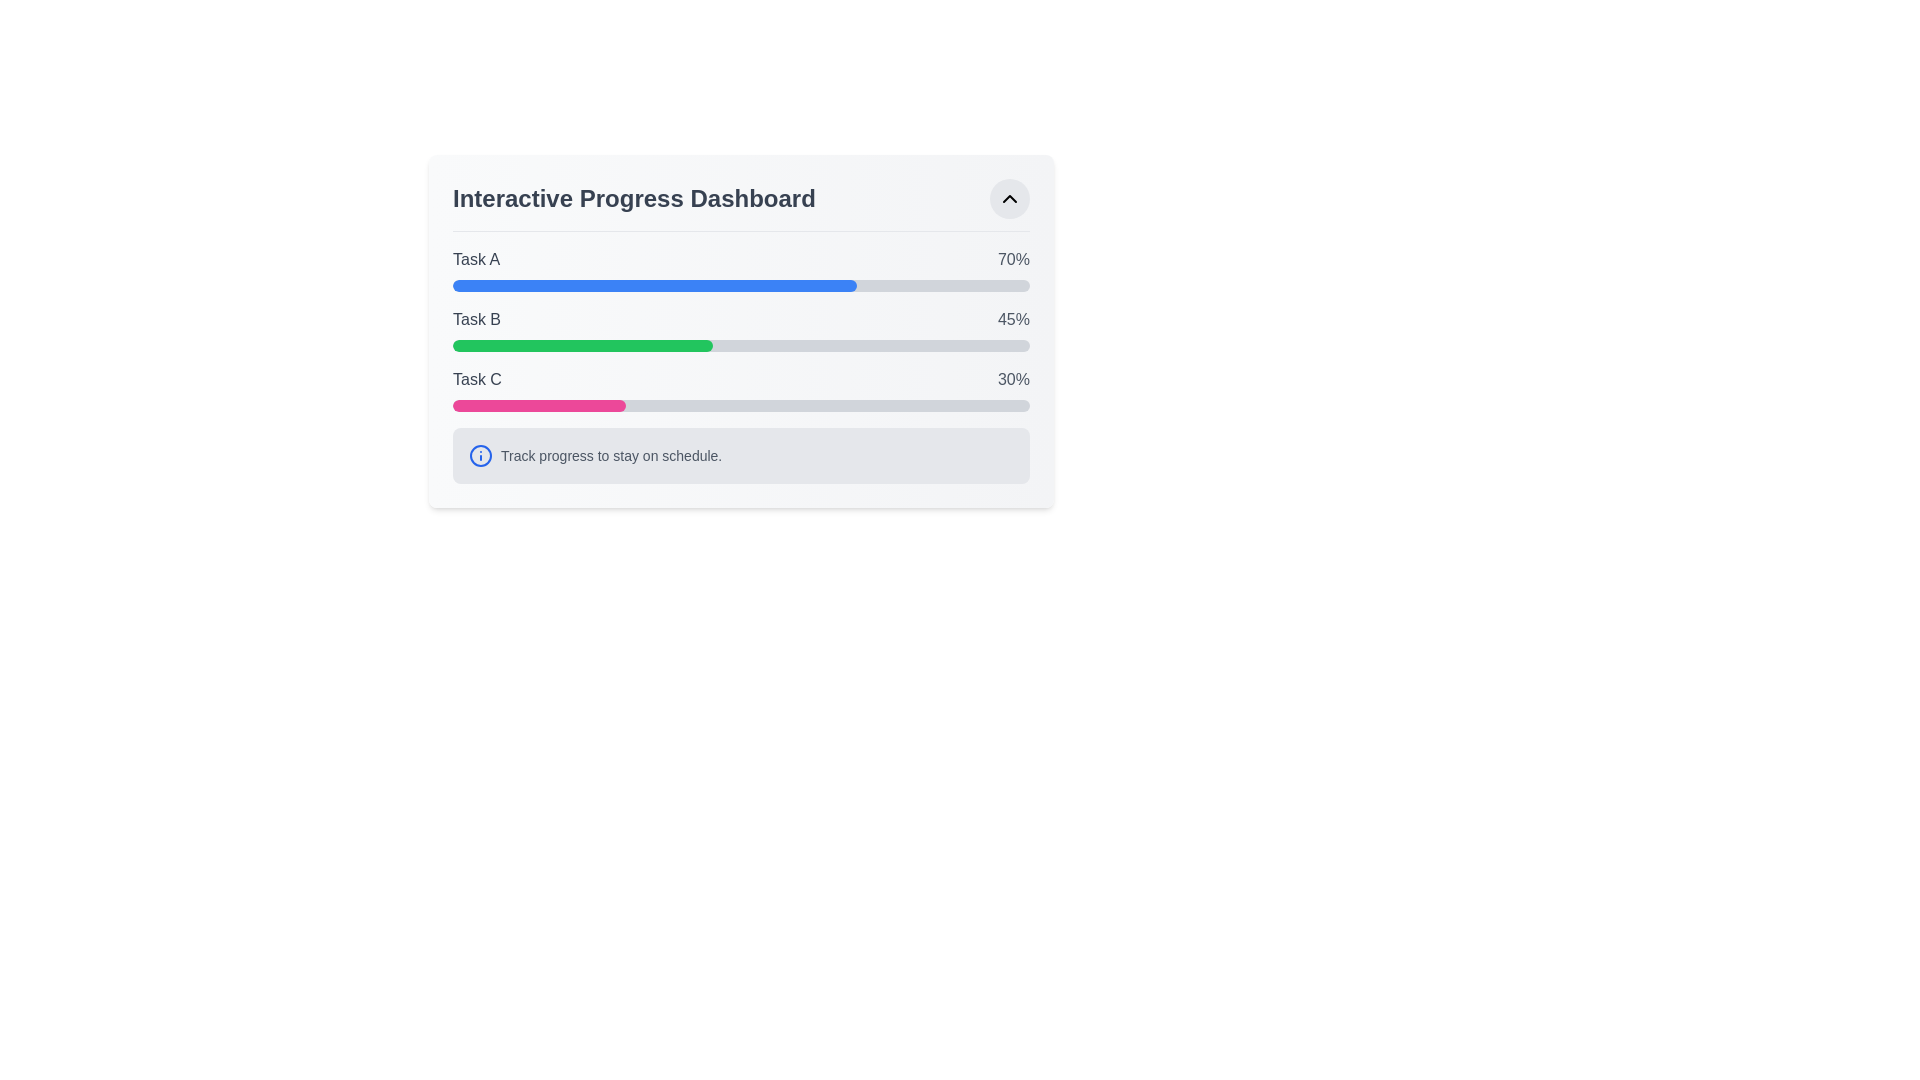 This screenshot has height=1080, width=1920. I want to click on progress bar element associated with 'Task B', which indicates 45% progress and is visually represented as a horizontal bar with a green fill, so click(740, 345).